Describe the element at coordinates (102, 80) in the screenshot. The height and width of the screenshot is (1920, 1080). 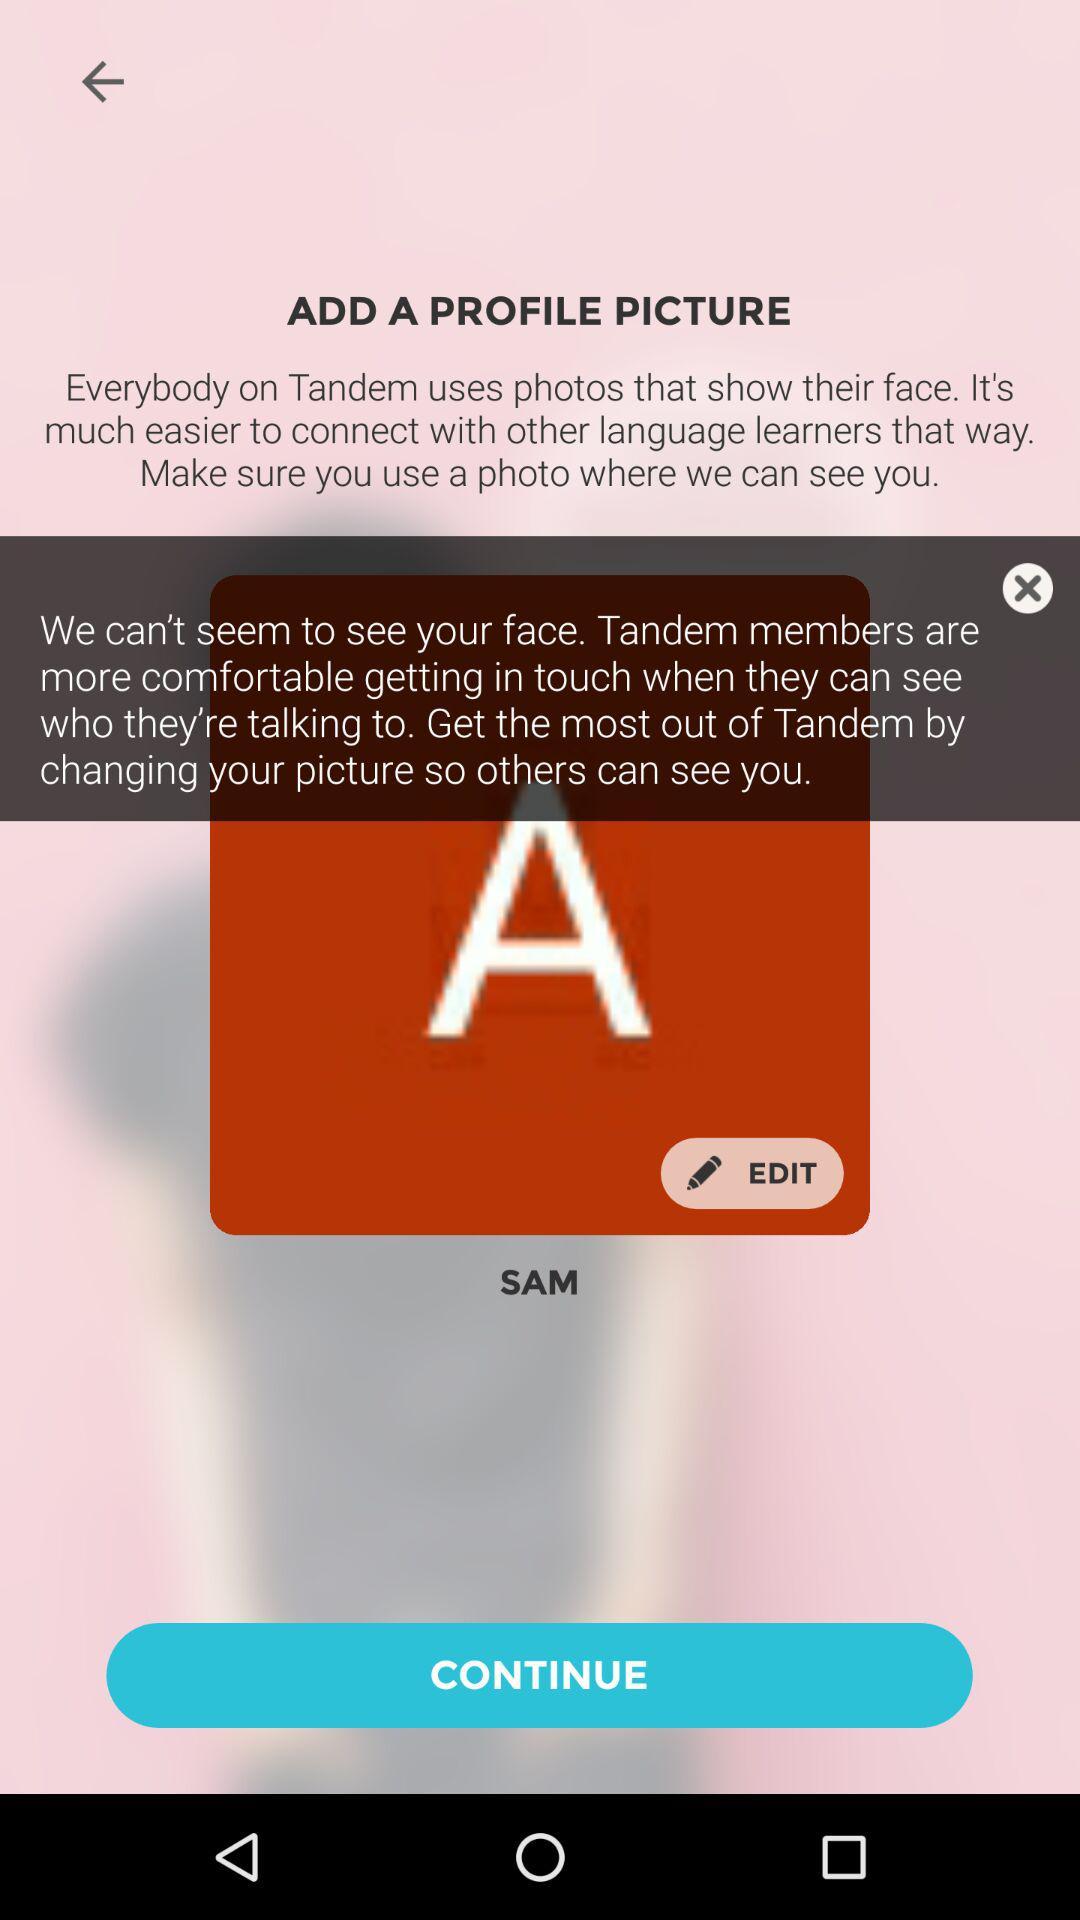
I see `the icon above the everybody on tandem icon` at that location.